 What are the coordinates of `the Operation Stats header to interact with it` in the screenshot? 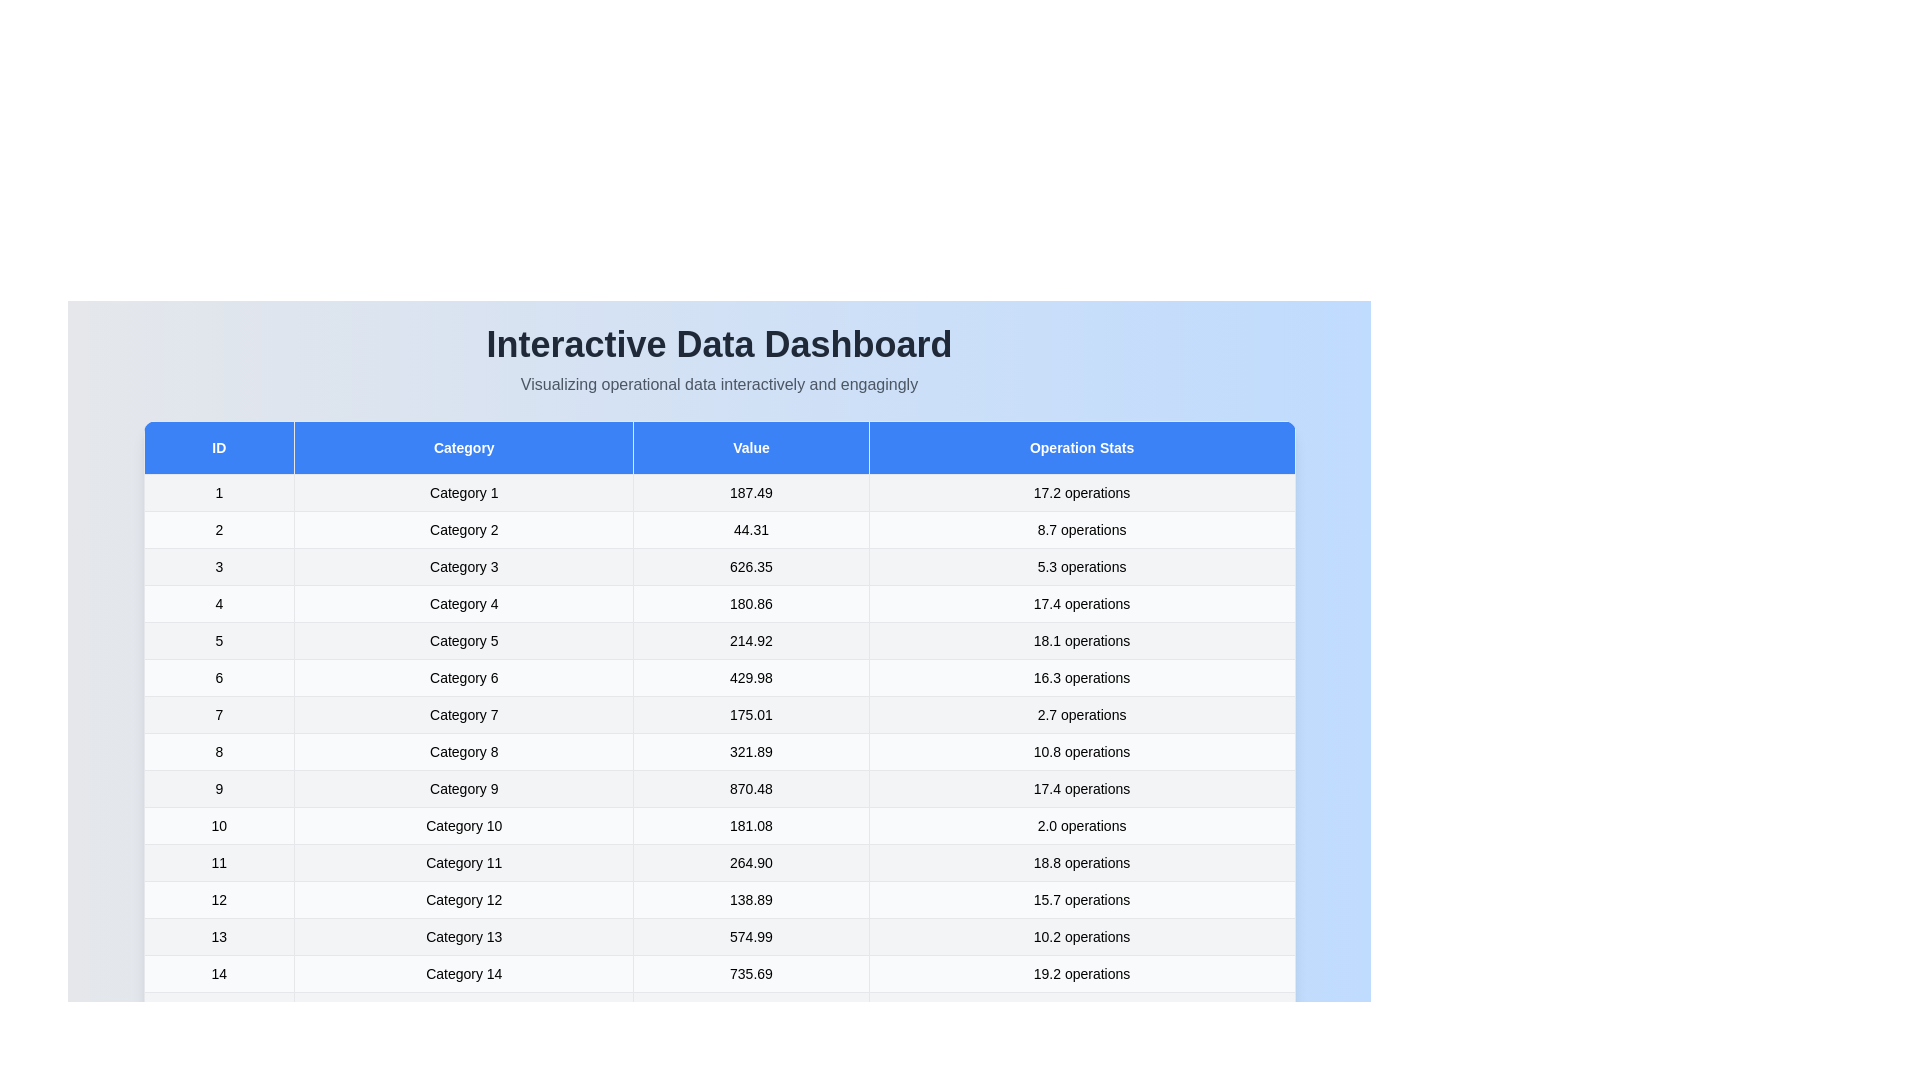 It's located at (1081, 446).